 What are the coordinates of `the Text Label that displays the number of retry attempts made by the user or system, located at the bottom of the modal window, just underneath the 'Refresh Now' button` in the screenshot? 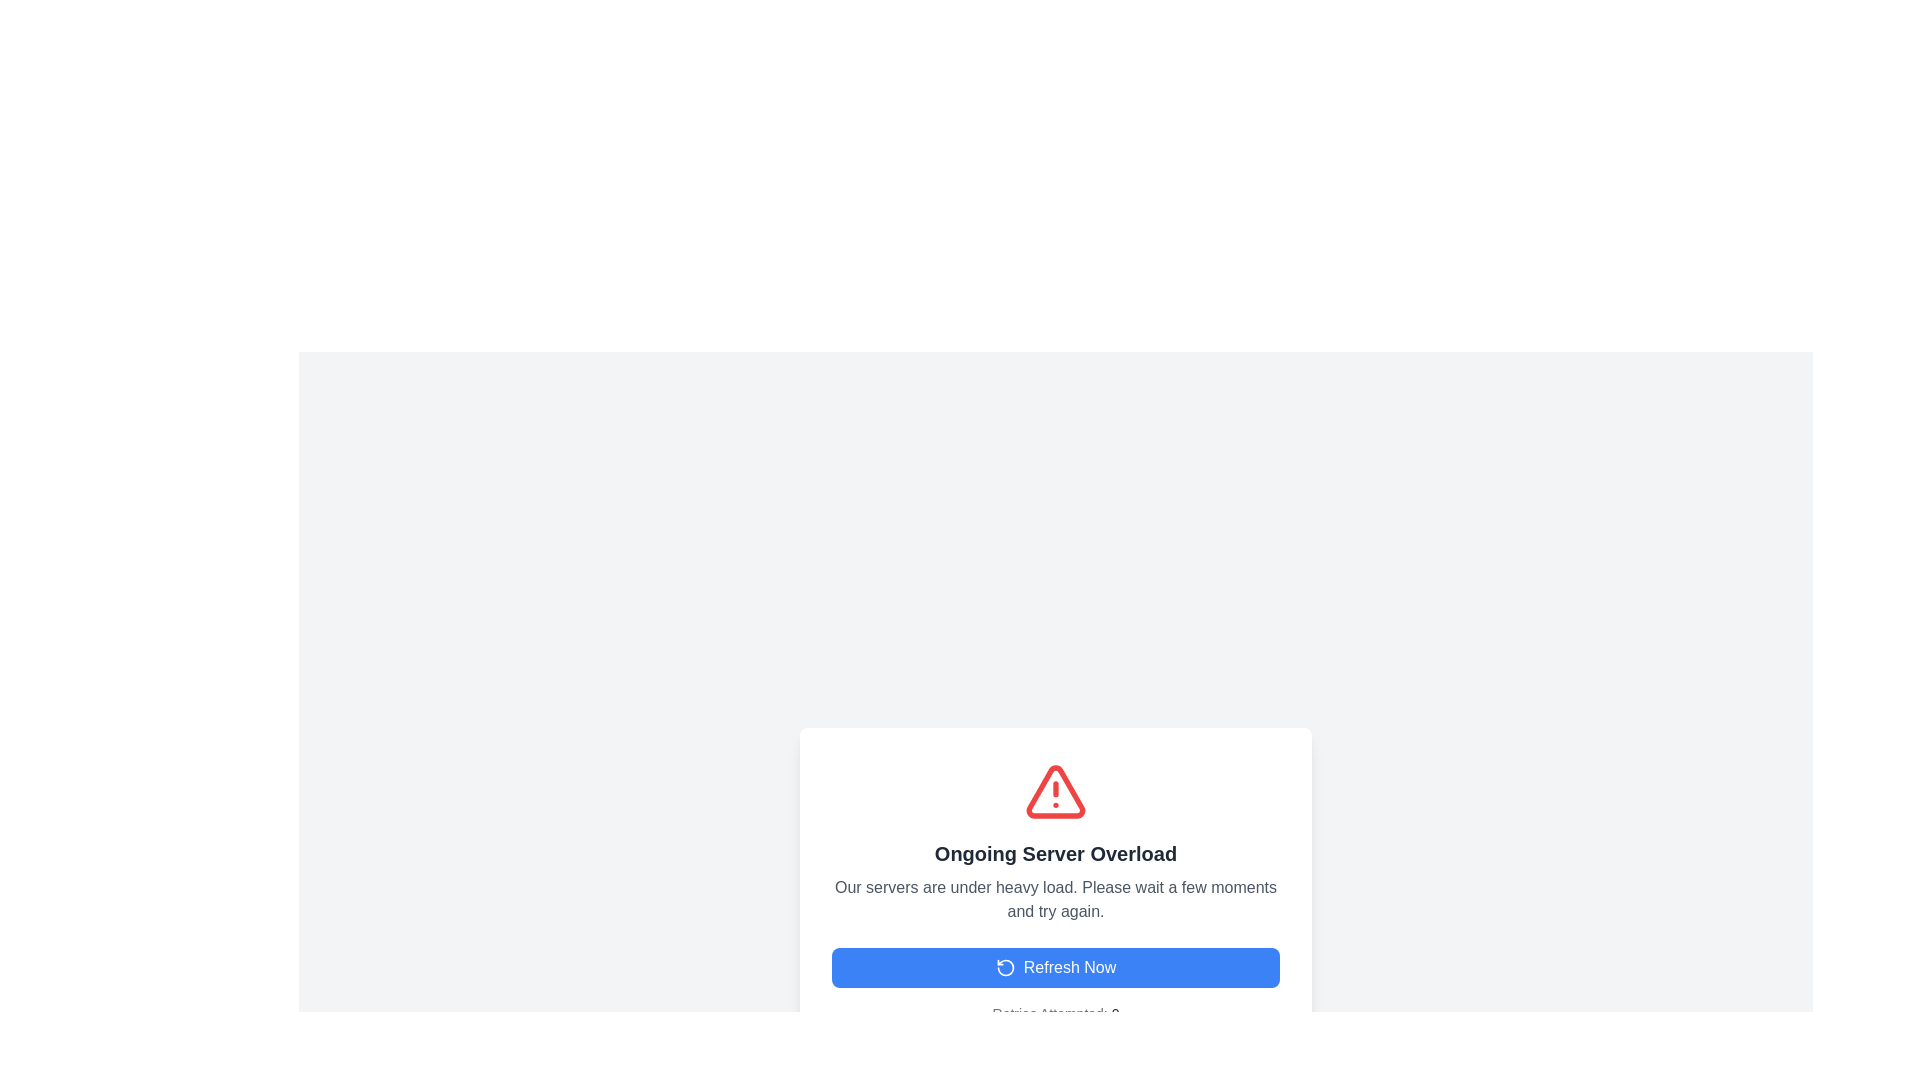 It's located at (1055, 1014).